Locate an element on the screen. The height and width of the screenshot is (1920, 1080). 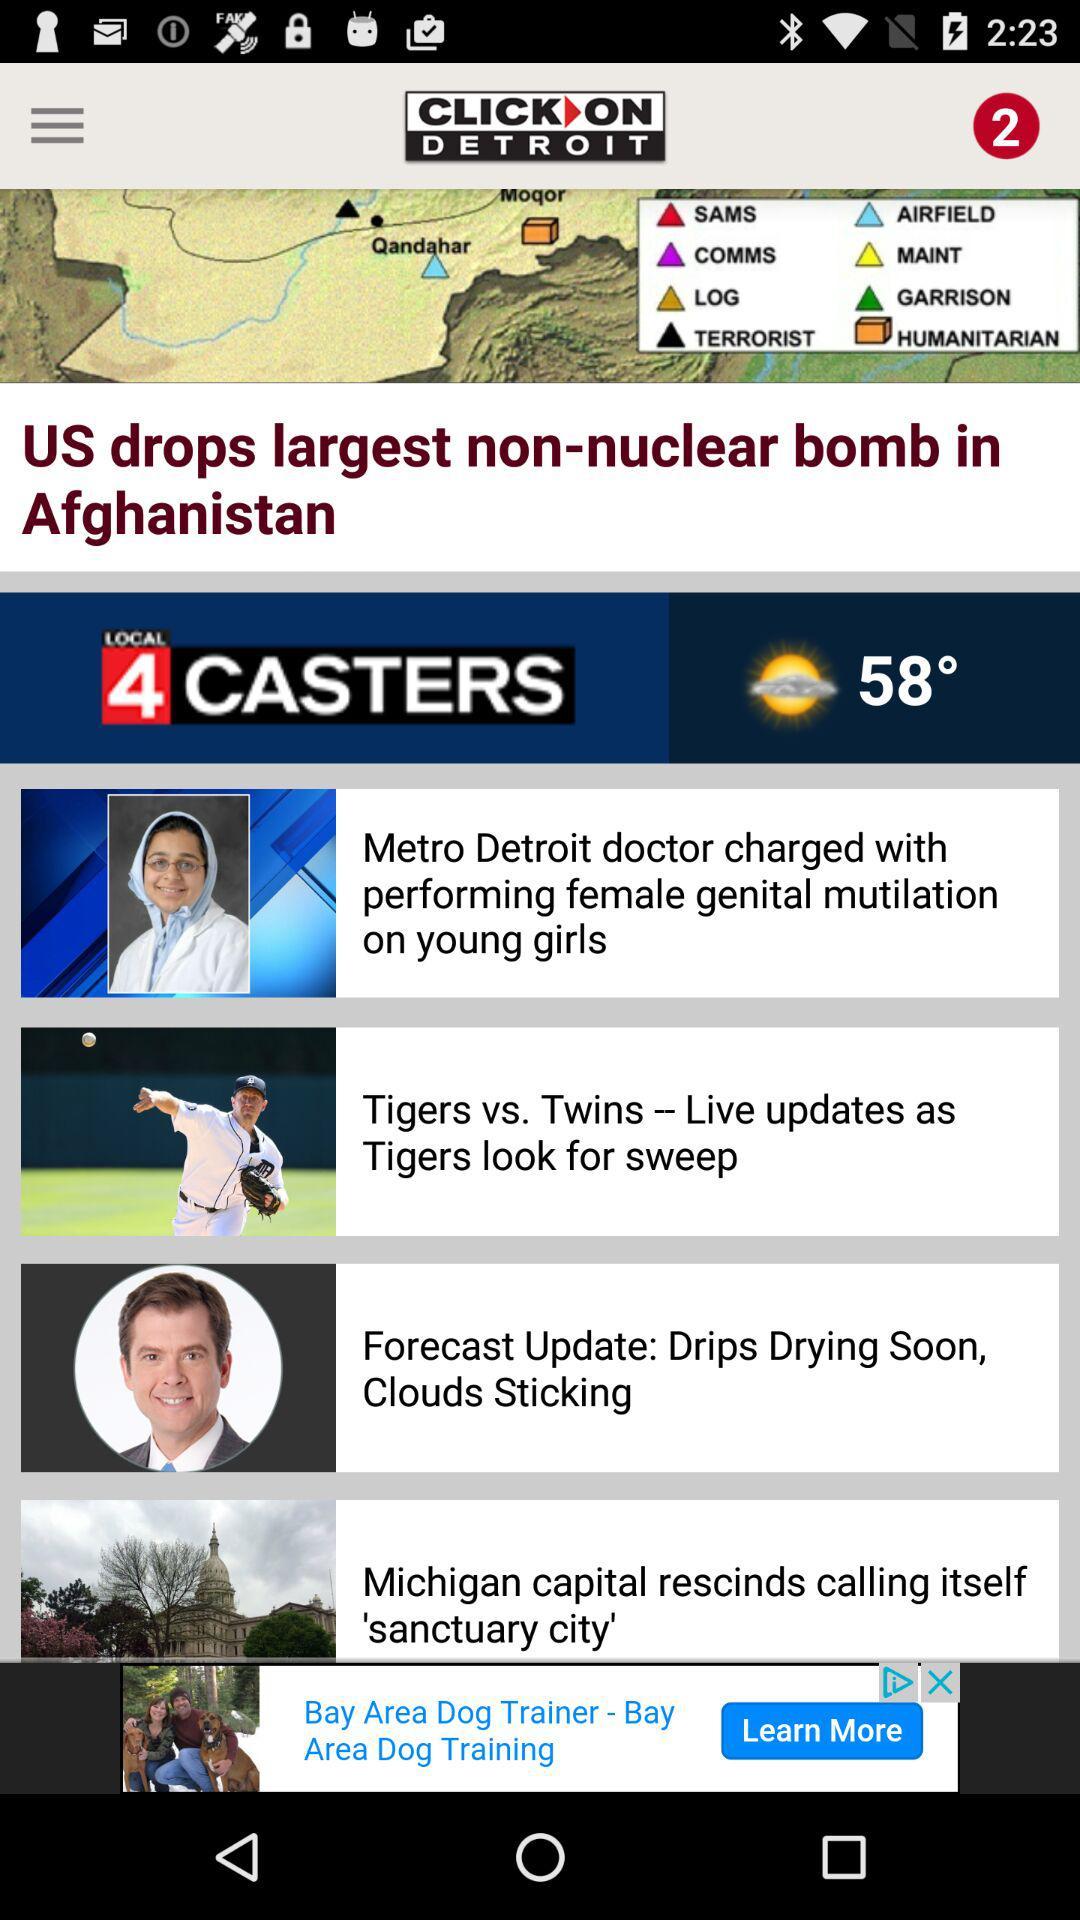
the image is located at coordinates (1006, 124).